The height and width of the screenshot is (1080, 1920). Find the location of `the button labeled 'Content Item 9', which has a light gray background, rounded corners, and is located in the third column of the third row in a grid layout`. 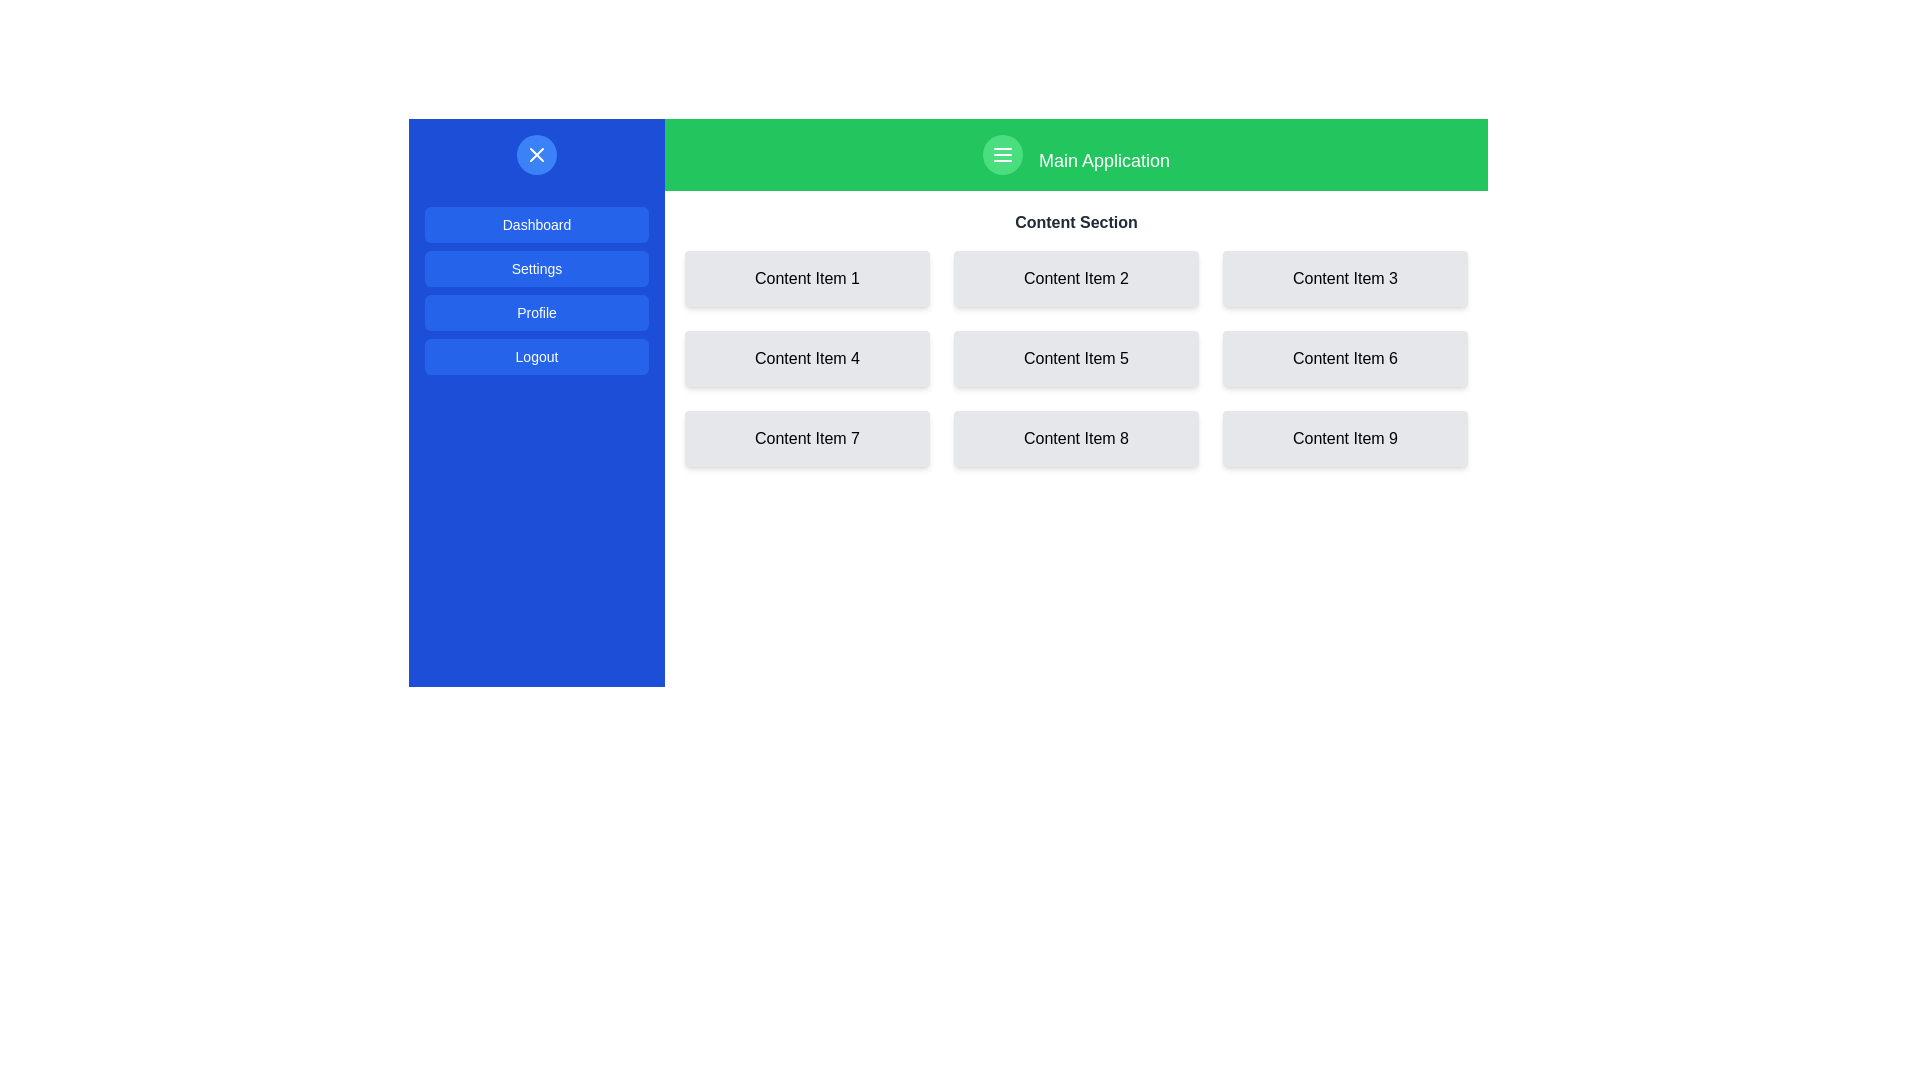

the button labeled 'Content Item 9', which has a light gray background, rounded corners, and is located in the third column of the third row in a grid layout is located at coordinates (1345, 438).